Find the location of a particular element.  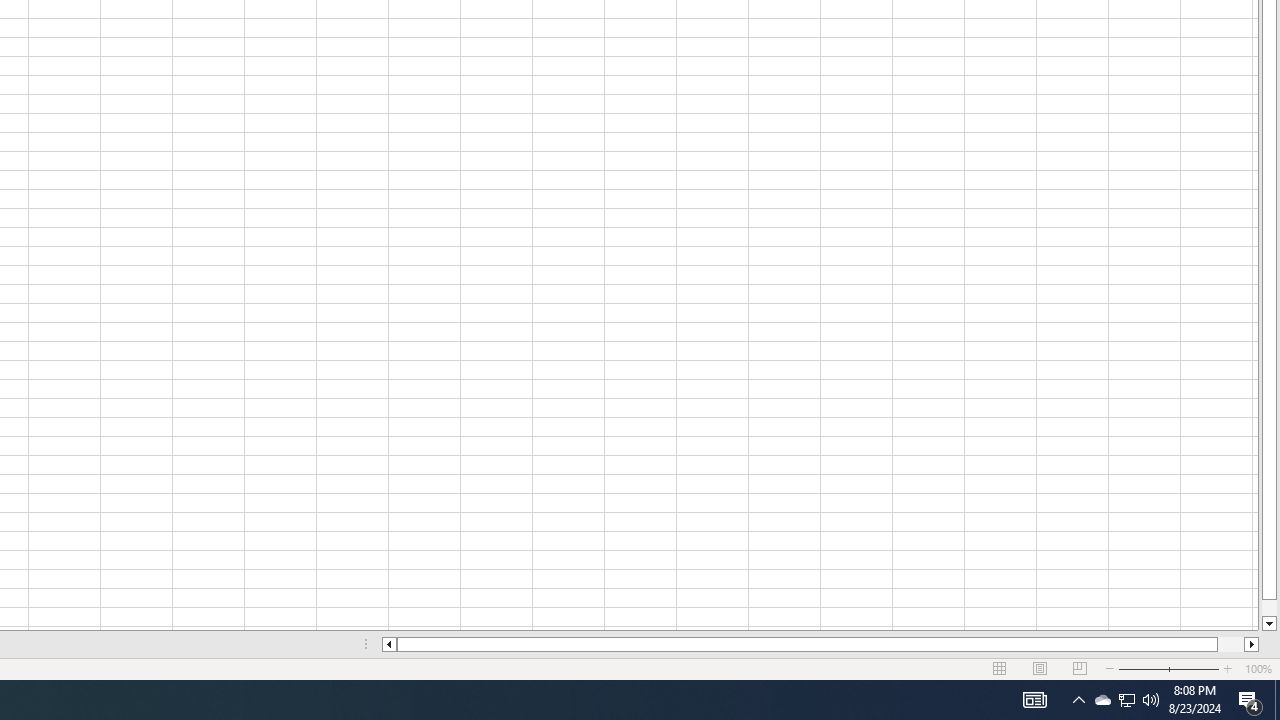

'Line down' is located at coordinates (1268, 623).